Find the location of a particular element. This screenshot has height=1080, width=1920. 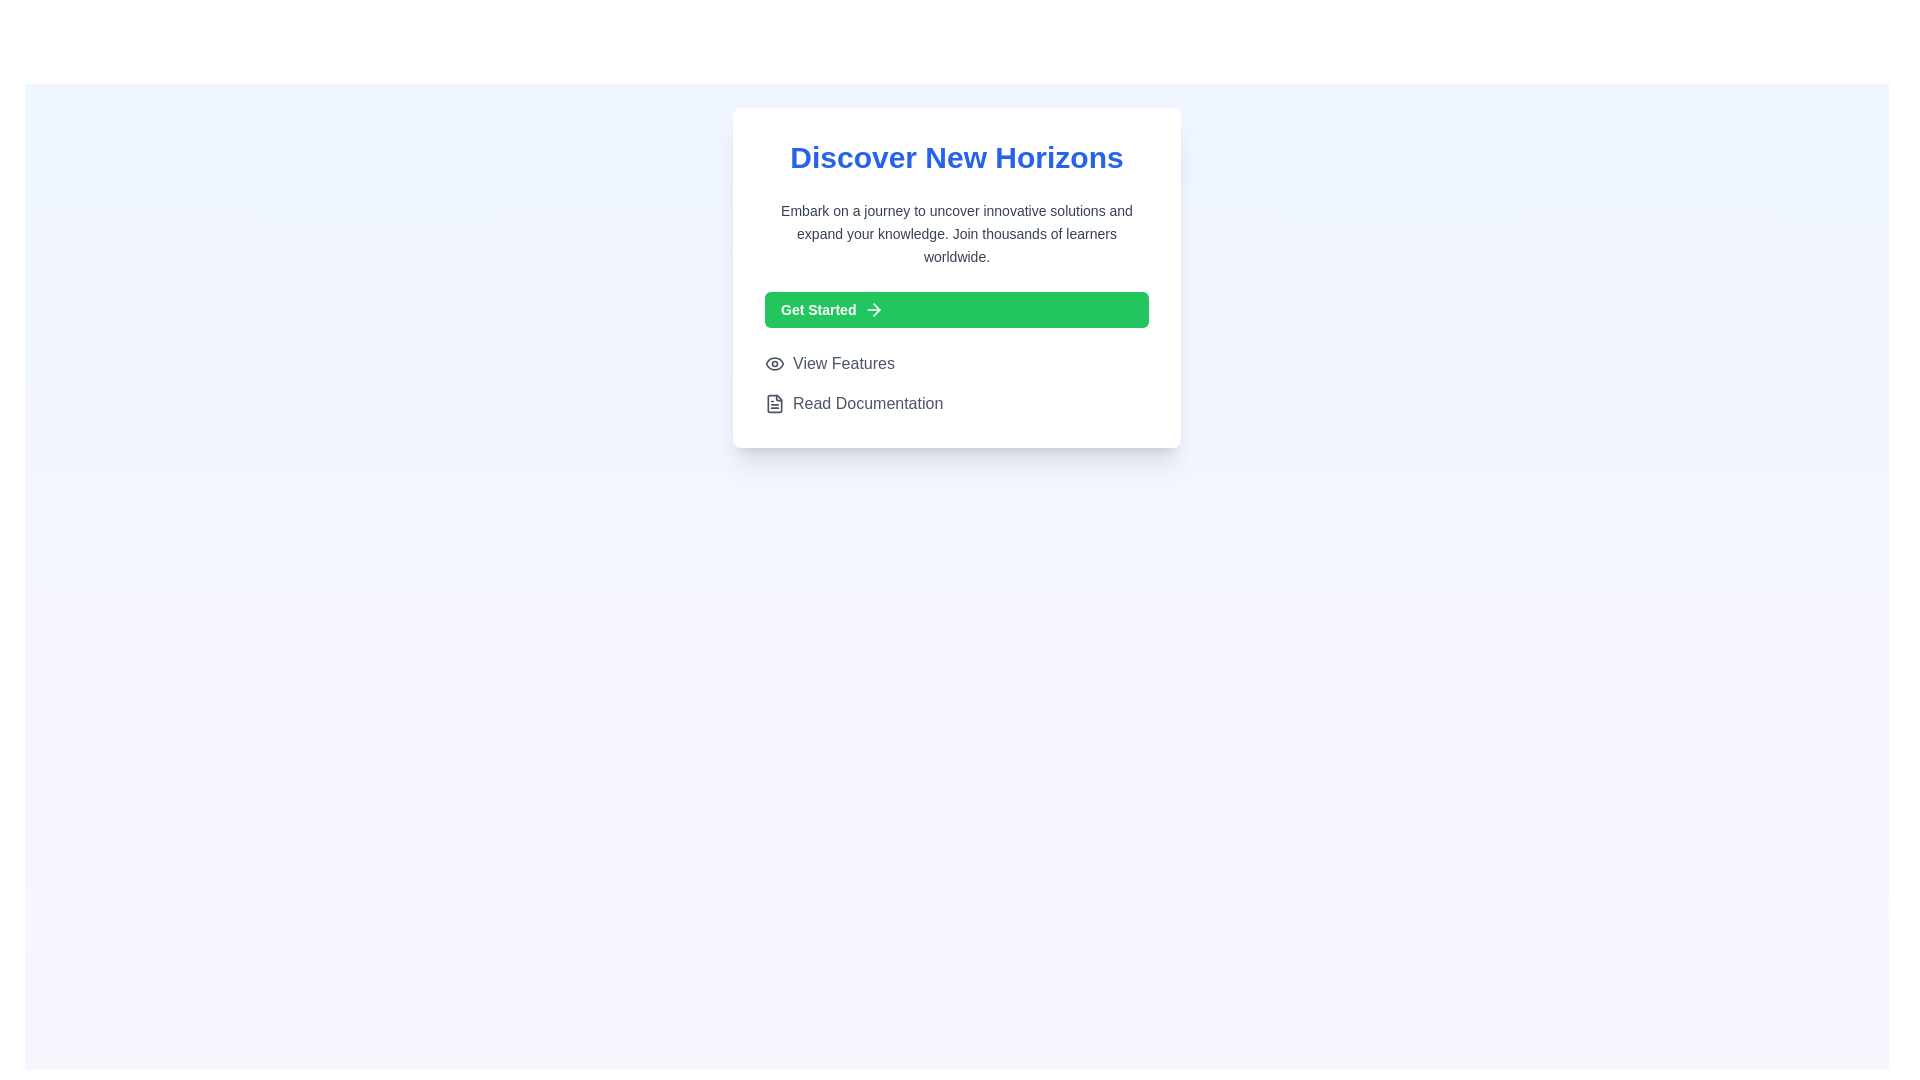

the 'View Features' text label is located at coordinates (844, 364).